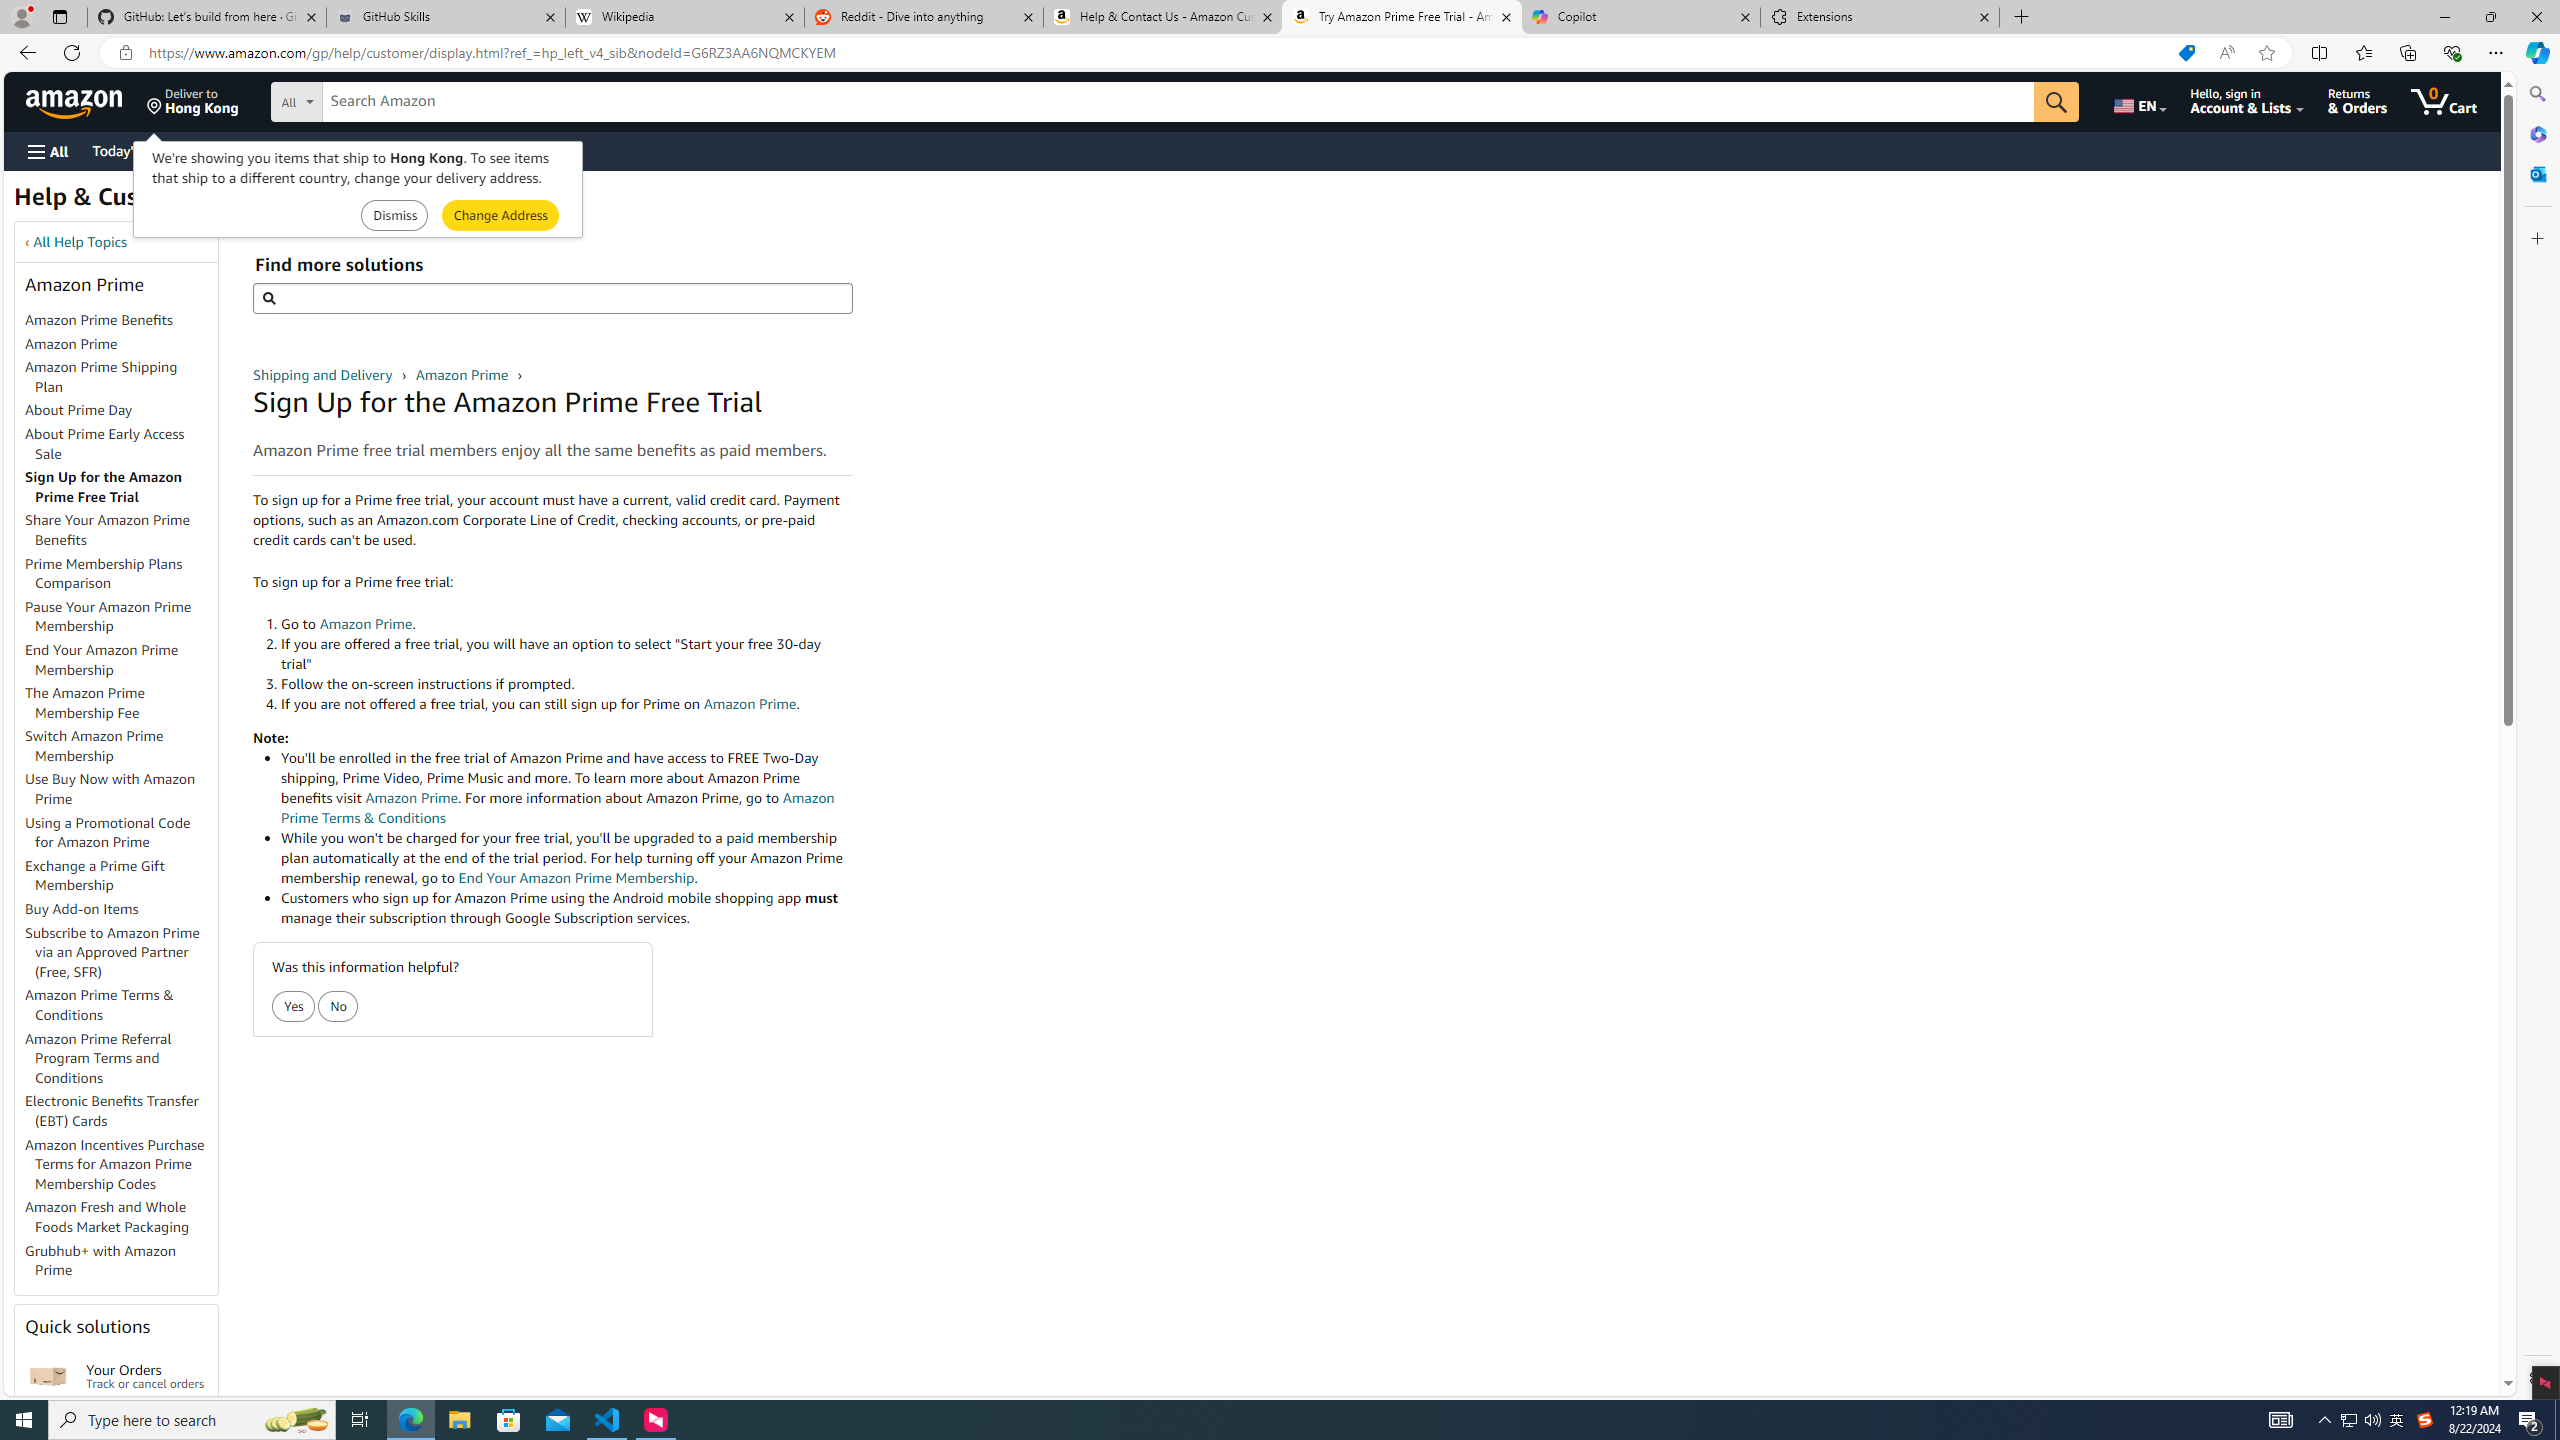  Describe the element at coordinates (192, 100) in the screenshot. I see `'Deliver to Hong Kong'` at that location.